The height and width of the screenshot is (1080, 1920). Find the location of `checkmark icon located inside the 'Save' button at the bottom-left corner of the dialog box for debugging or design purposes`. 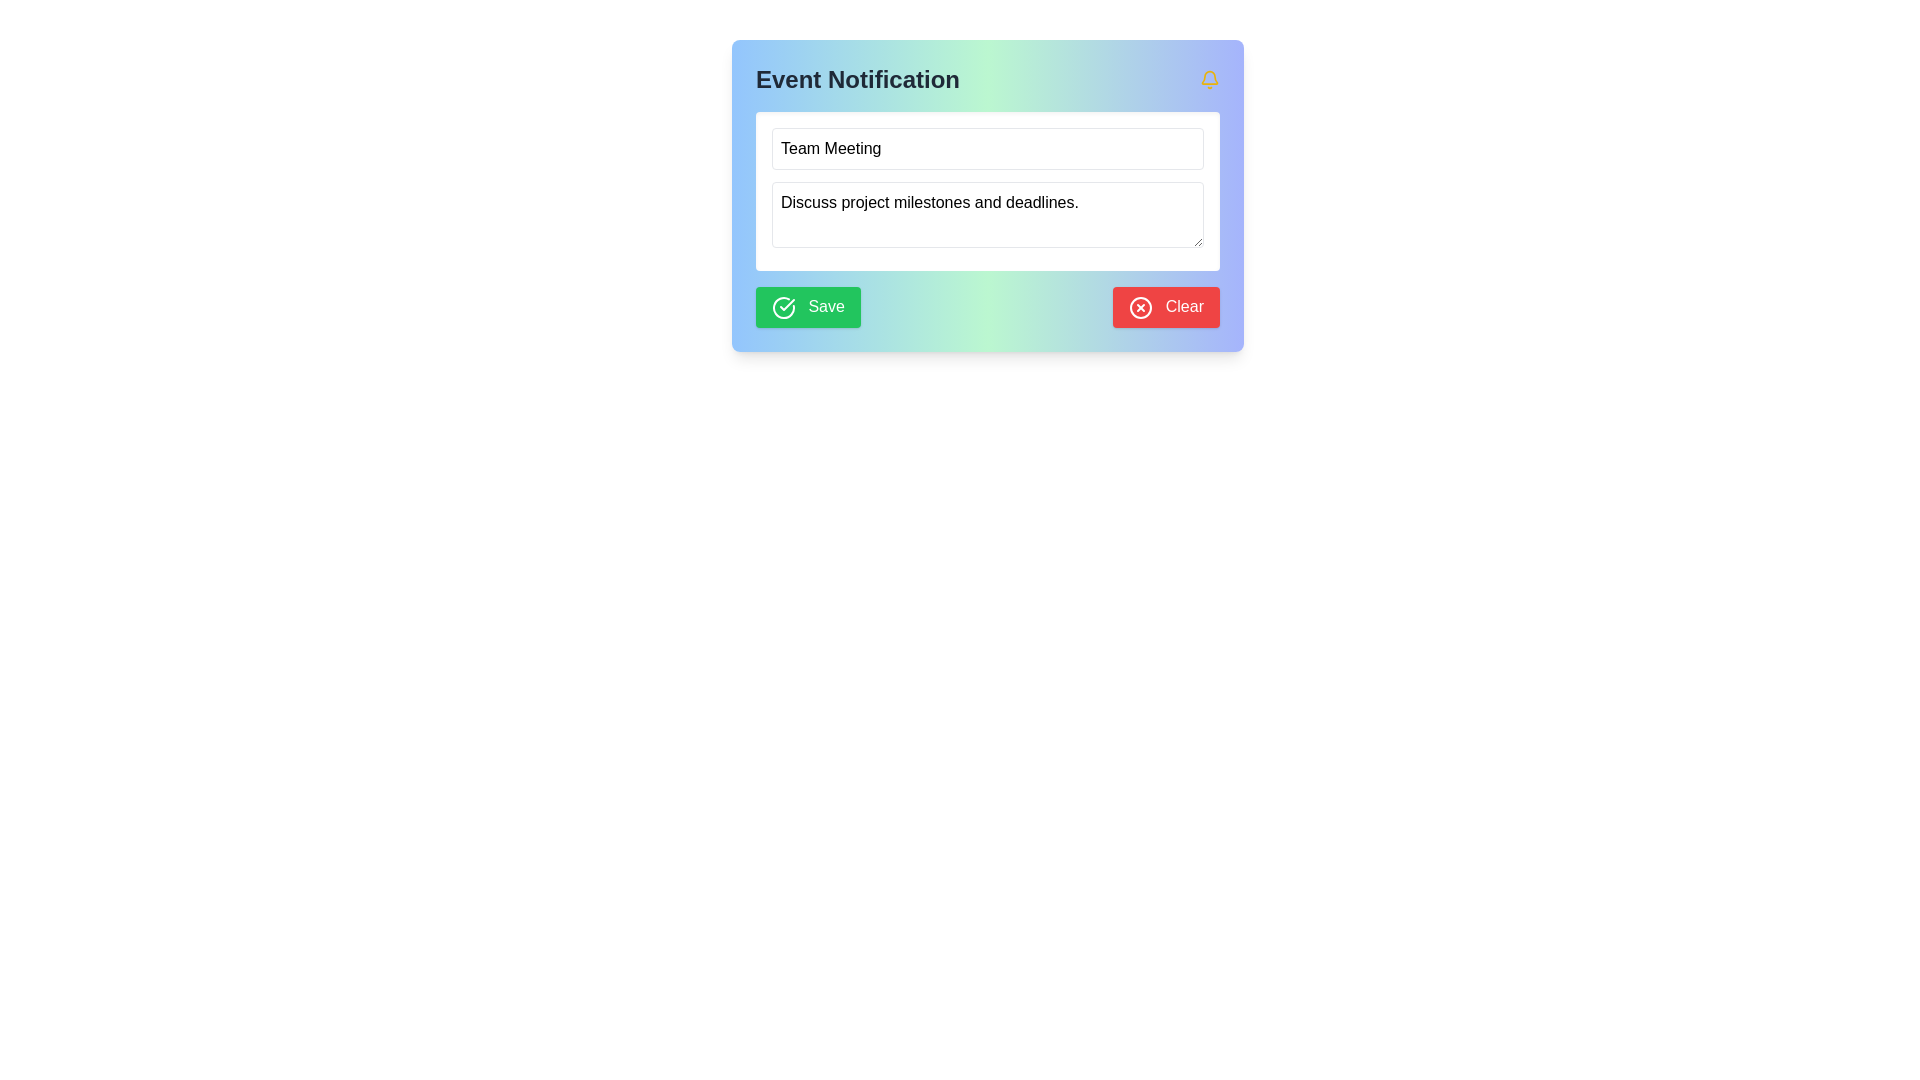

checkmark icon located inside the 'Save' button at the bottom-left corner of the dialog box for debugging or design purposes is located at coordinates (786, 304).